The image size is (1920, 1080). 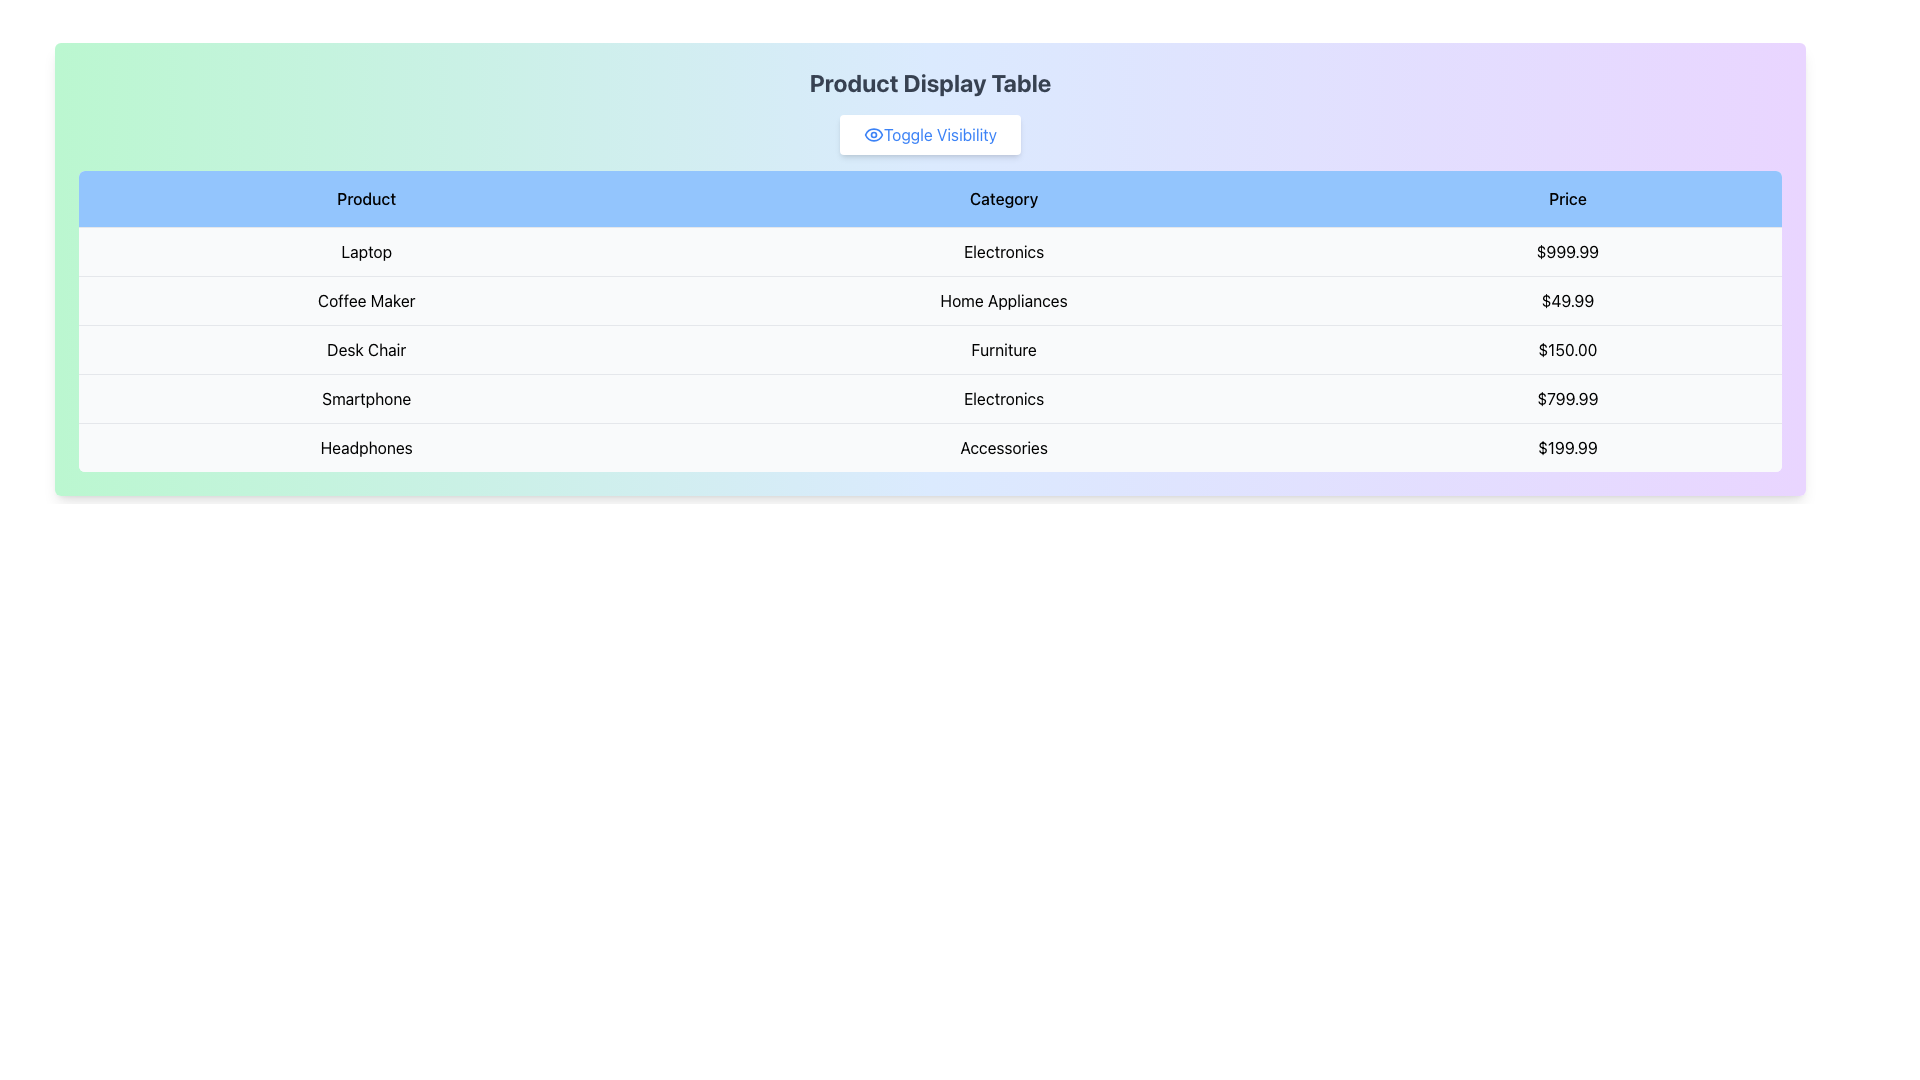 What do you see at coordinates (366, 300) in the screenshot?
I see `the text label displaying the product name located in the second row under the 'Product' header of the table-like structure` at bounding box center [366, 300].